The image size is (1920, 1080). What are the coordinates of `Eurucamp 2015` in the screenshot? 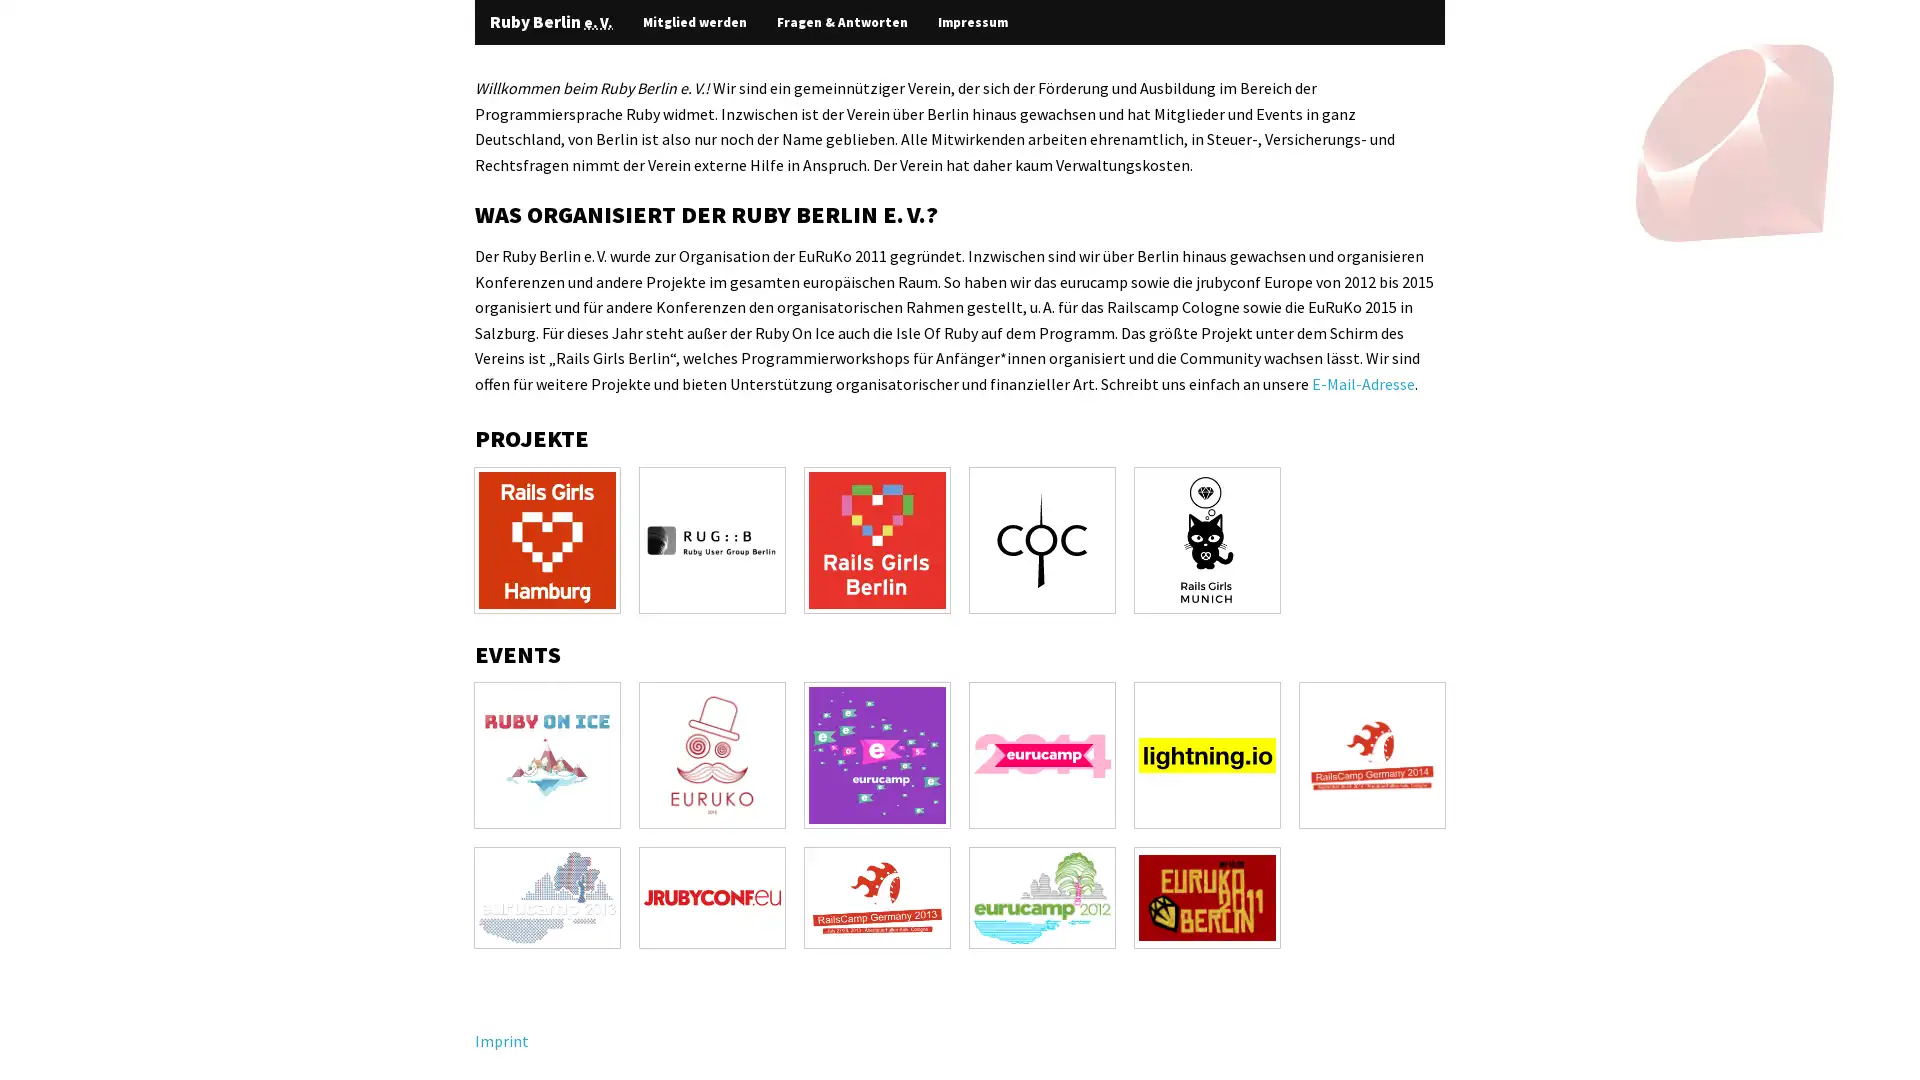 It's located at (877, 755).